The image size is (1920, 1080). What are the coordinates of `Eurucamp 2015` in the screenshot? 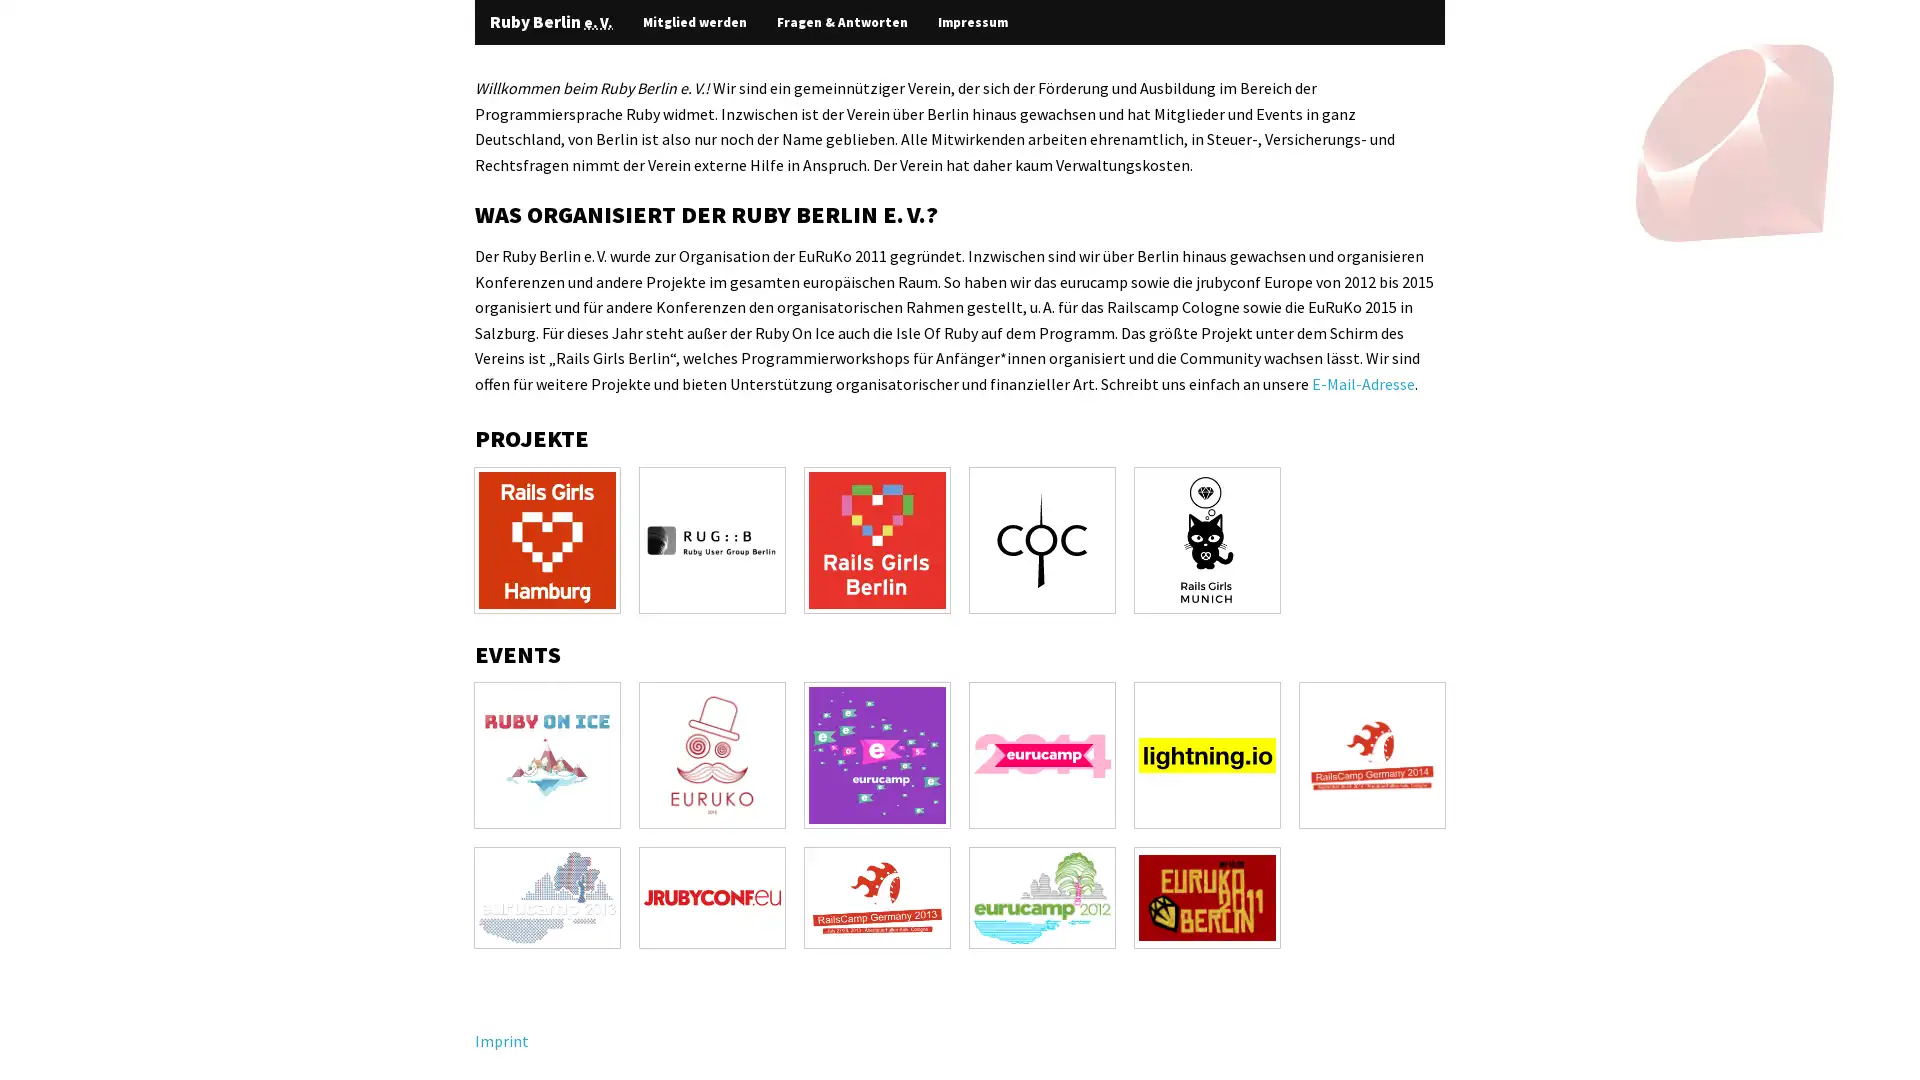 It's located at (877, 755).